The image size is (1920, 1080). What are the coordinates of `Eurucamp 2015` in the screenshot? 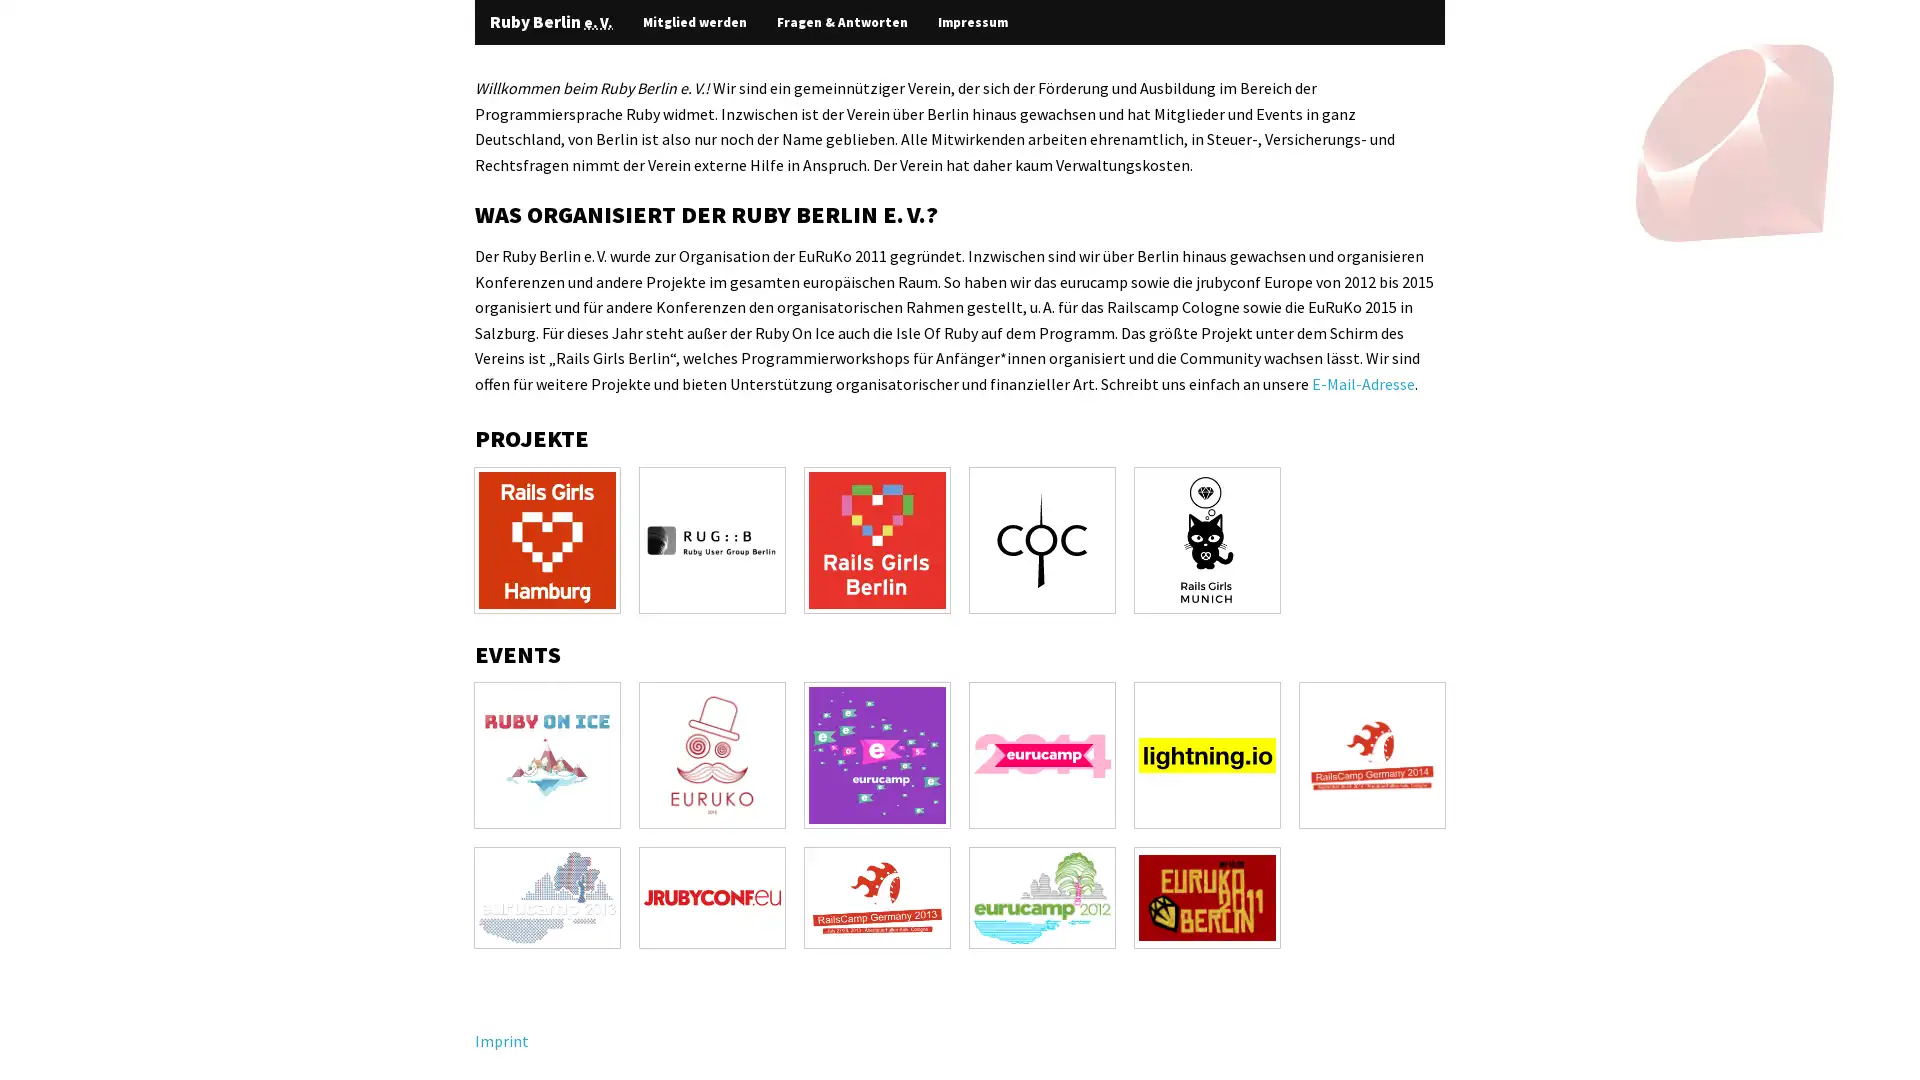 It's located at (877, 755).